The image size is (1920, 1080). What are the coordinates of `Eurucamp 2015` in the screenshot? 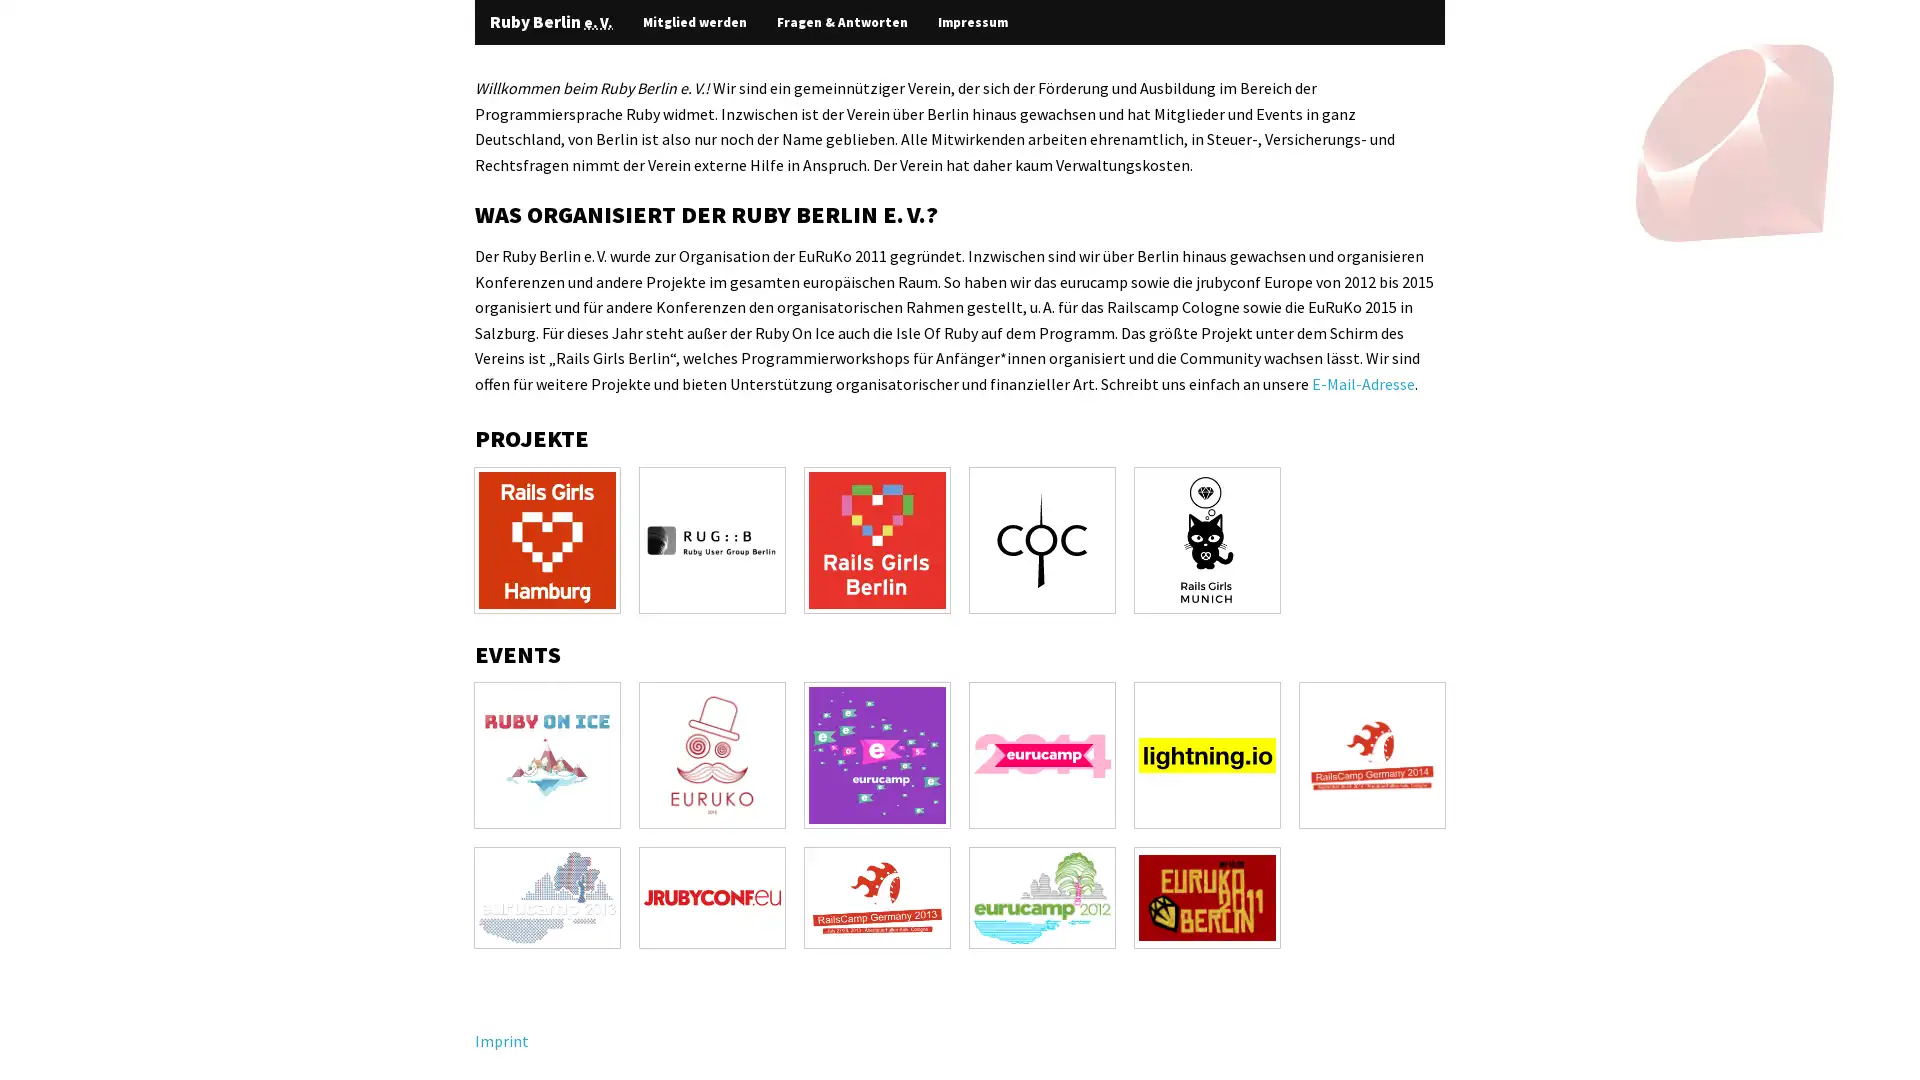 It's located at (877, 755).